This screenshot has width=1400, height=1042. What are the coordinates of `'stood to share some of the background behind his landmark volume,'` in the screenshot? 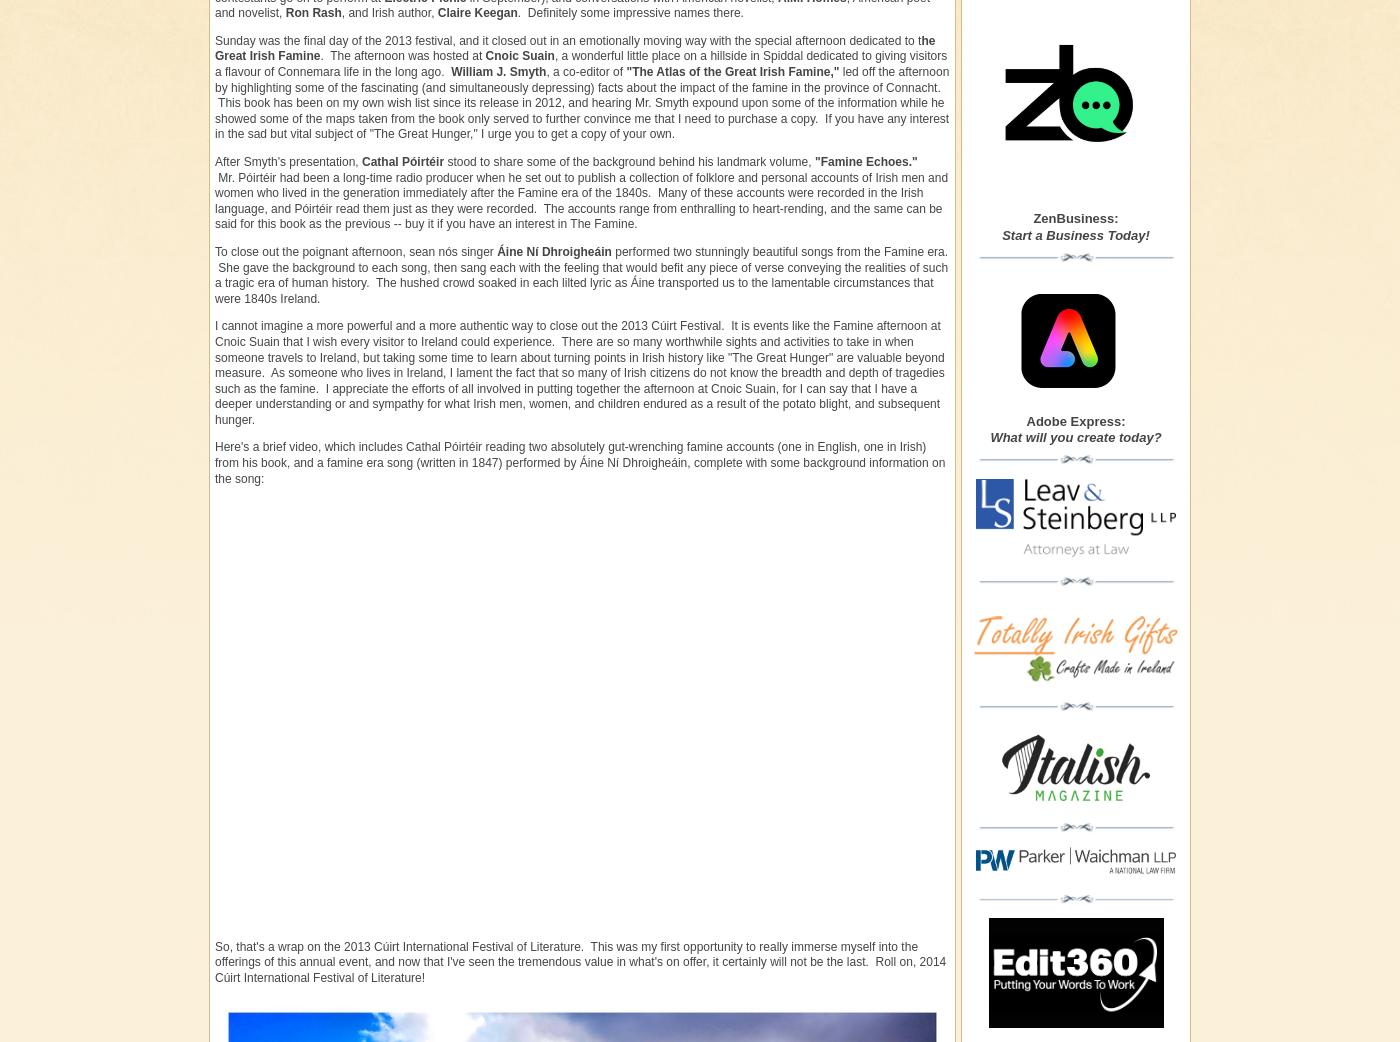 It's located at (443, 160).